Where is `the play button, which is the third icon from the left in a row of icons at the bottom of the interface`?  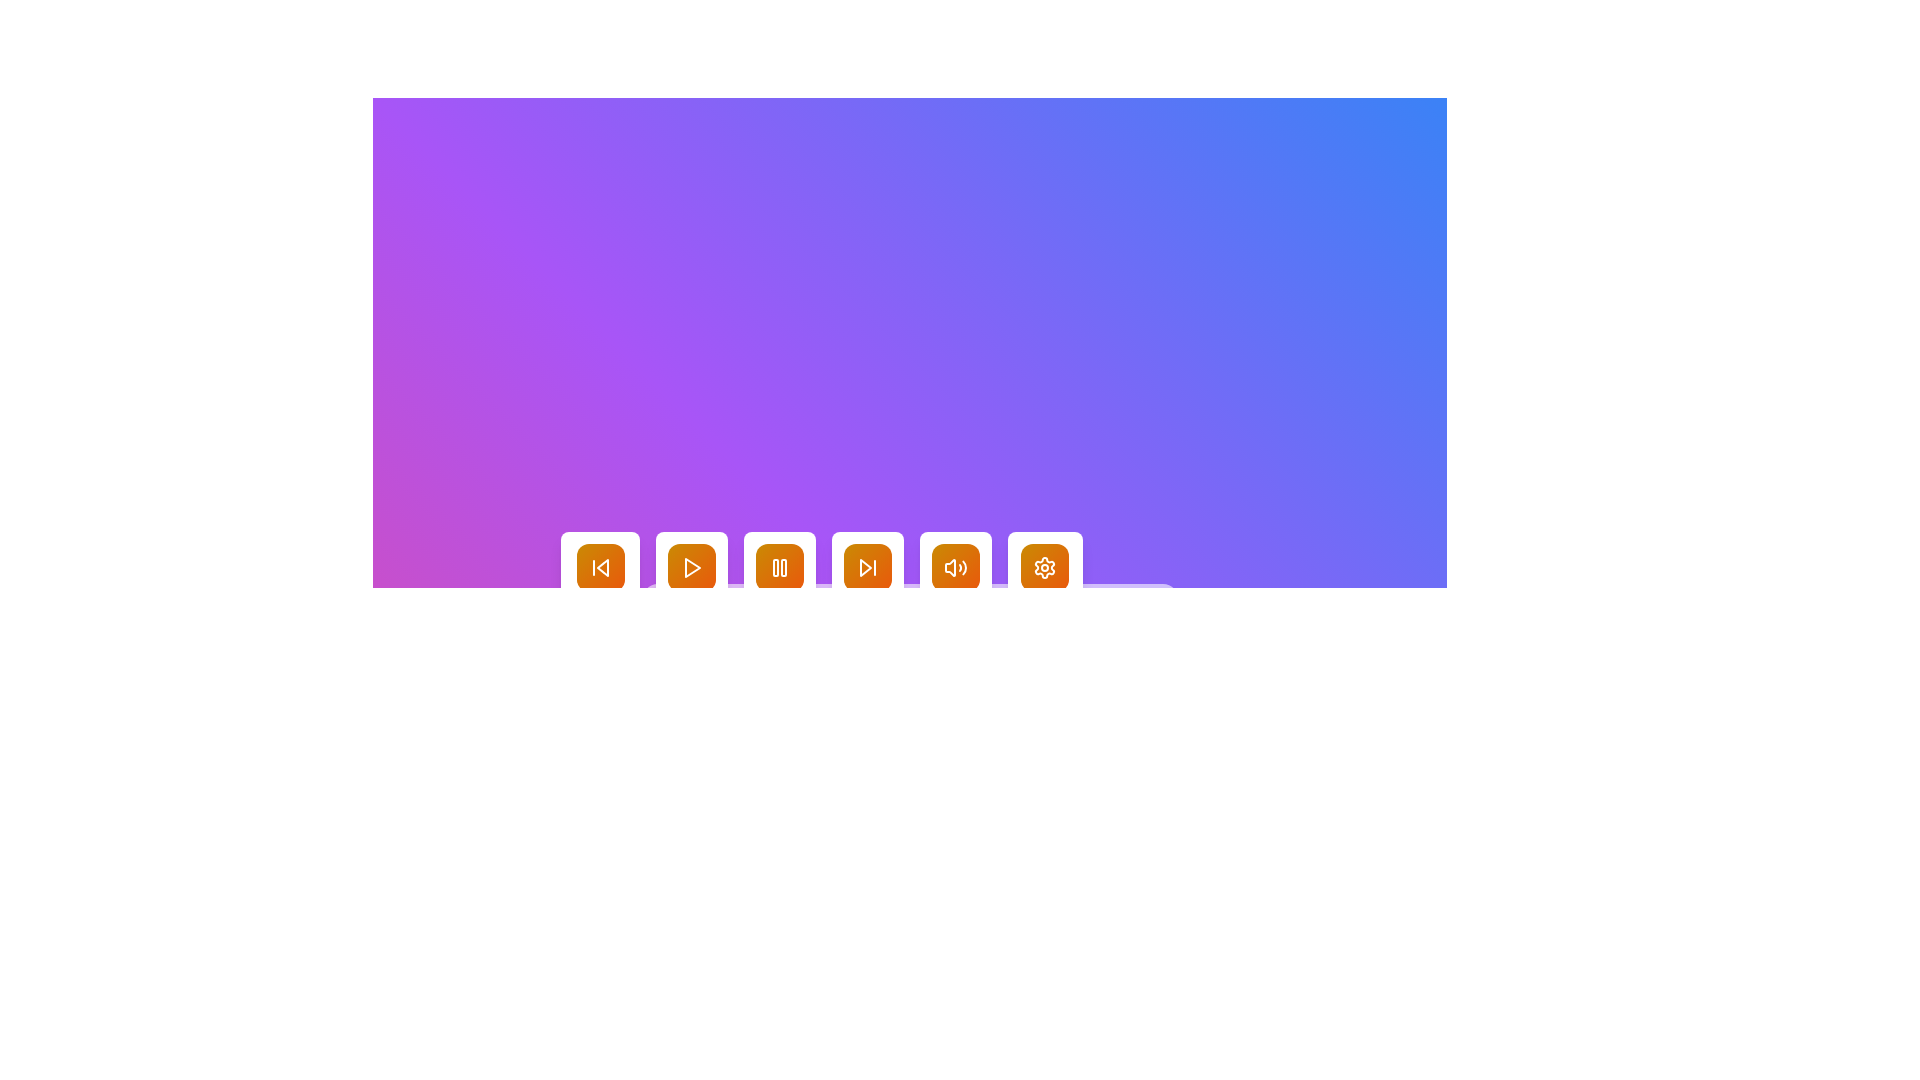
the play button, which is the third icon from the left in a row of icons at the bottom of the interface is located at coordinates (691, 567).